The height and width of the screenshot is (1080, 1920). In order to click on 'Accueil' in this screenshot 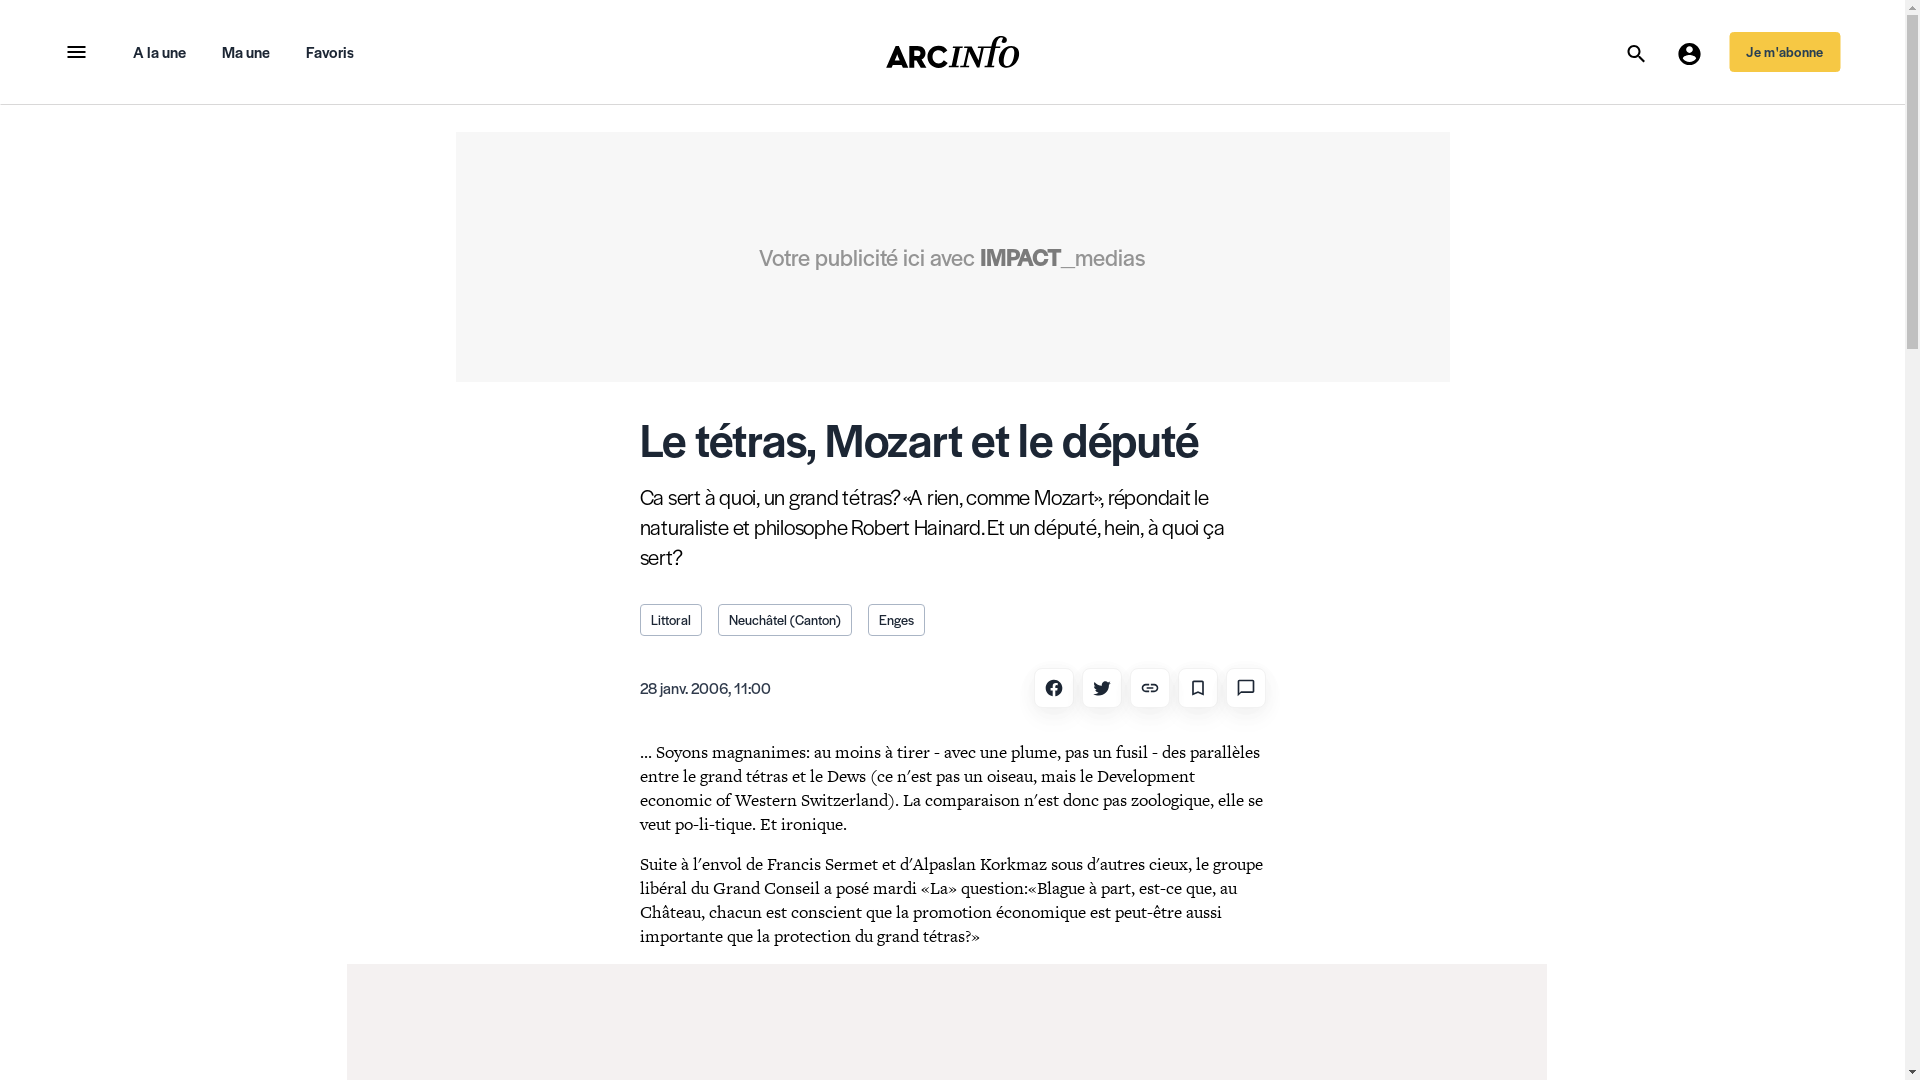, I will do `click(952, 50)`.